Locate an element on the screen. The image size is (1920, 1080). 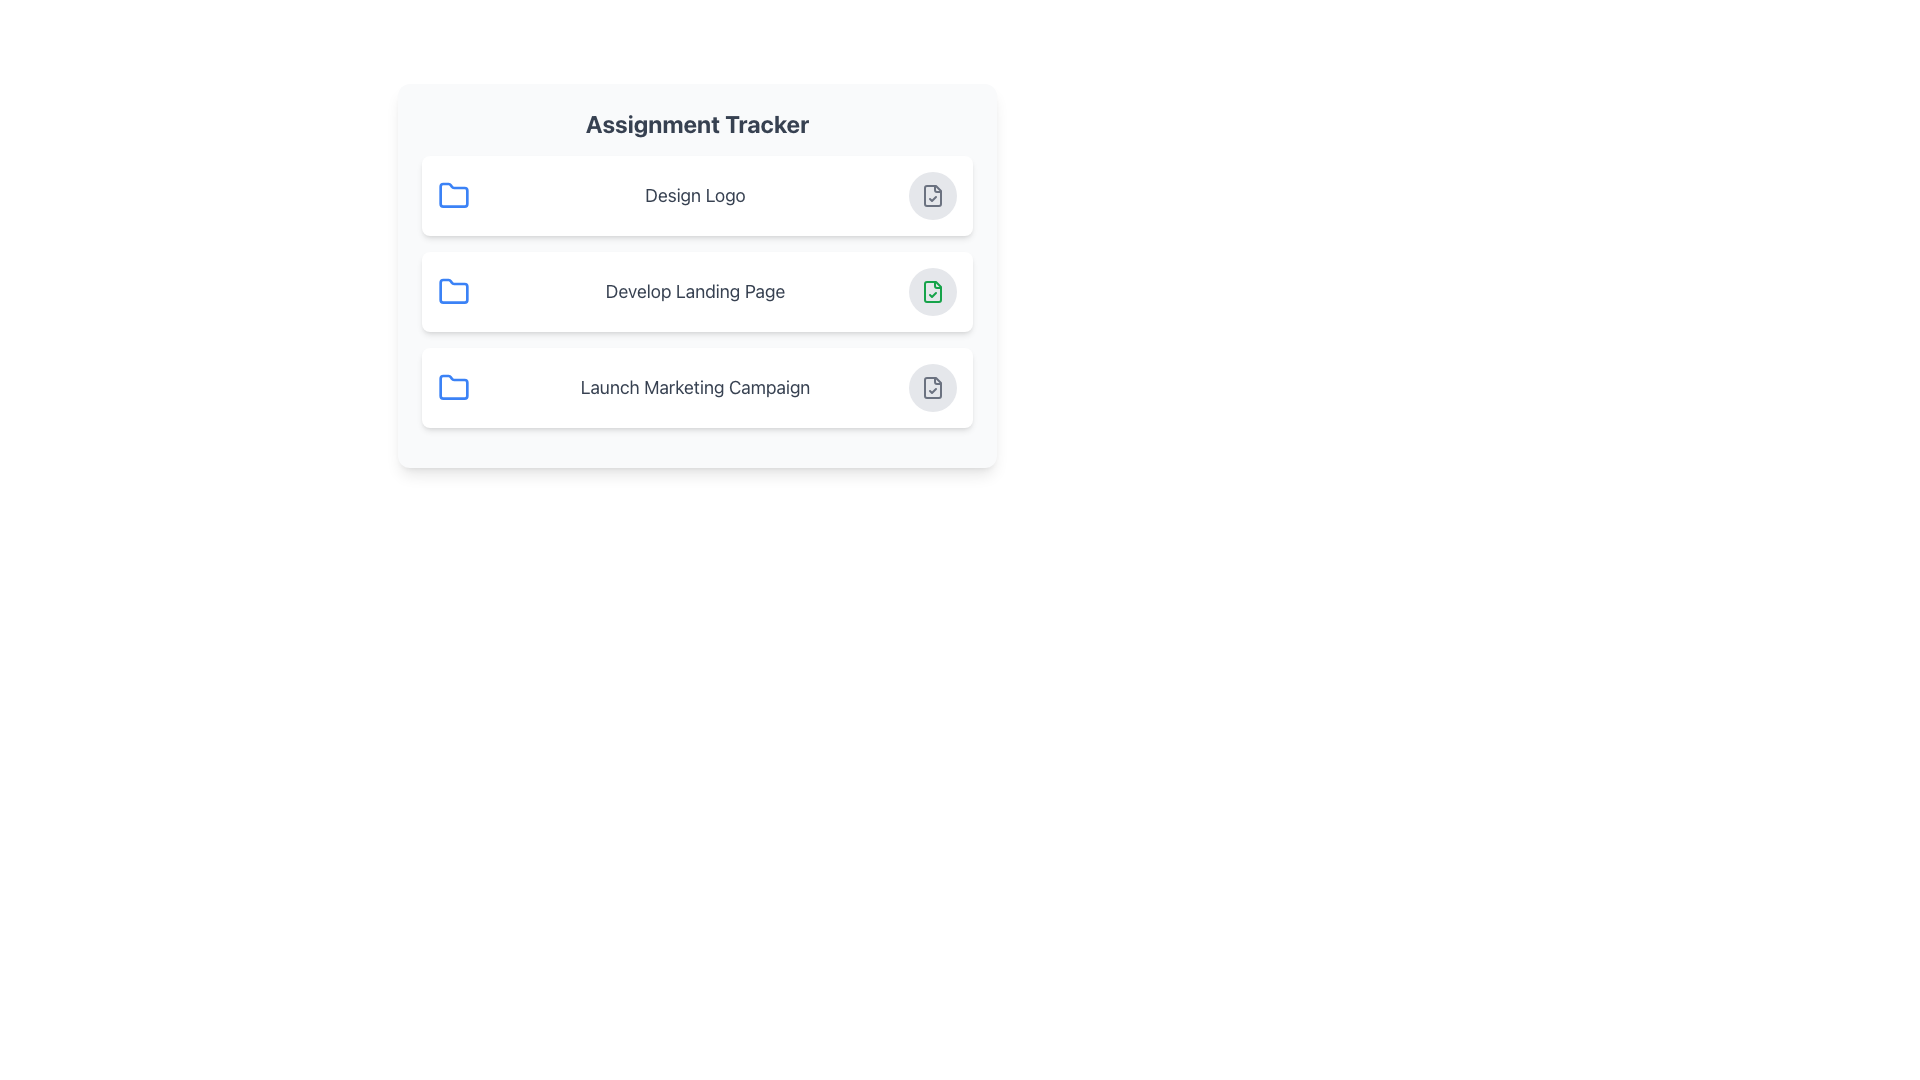
the 'Design Logo' text label located in the center of the first row of task entries, which is positioned between a blue folder icon and an interactive button is located at coordinates (695, 196).